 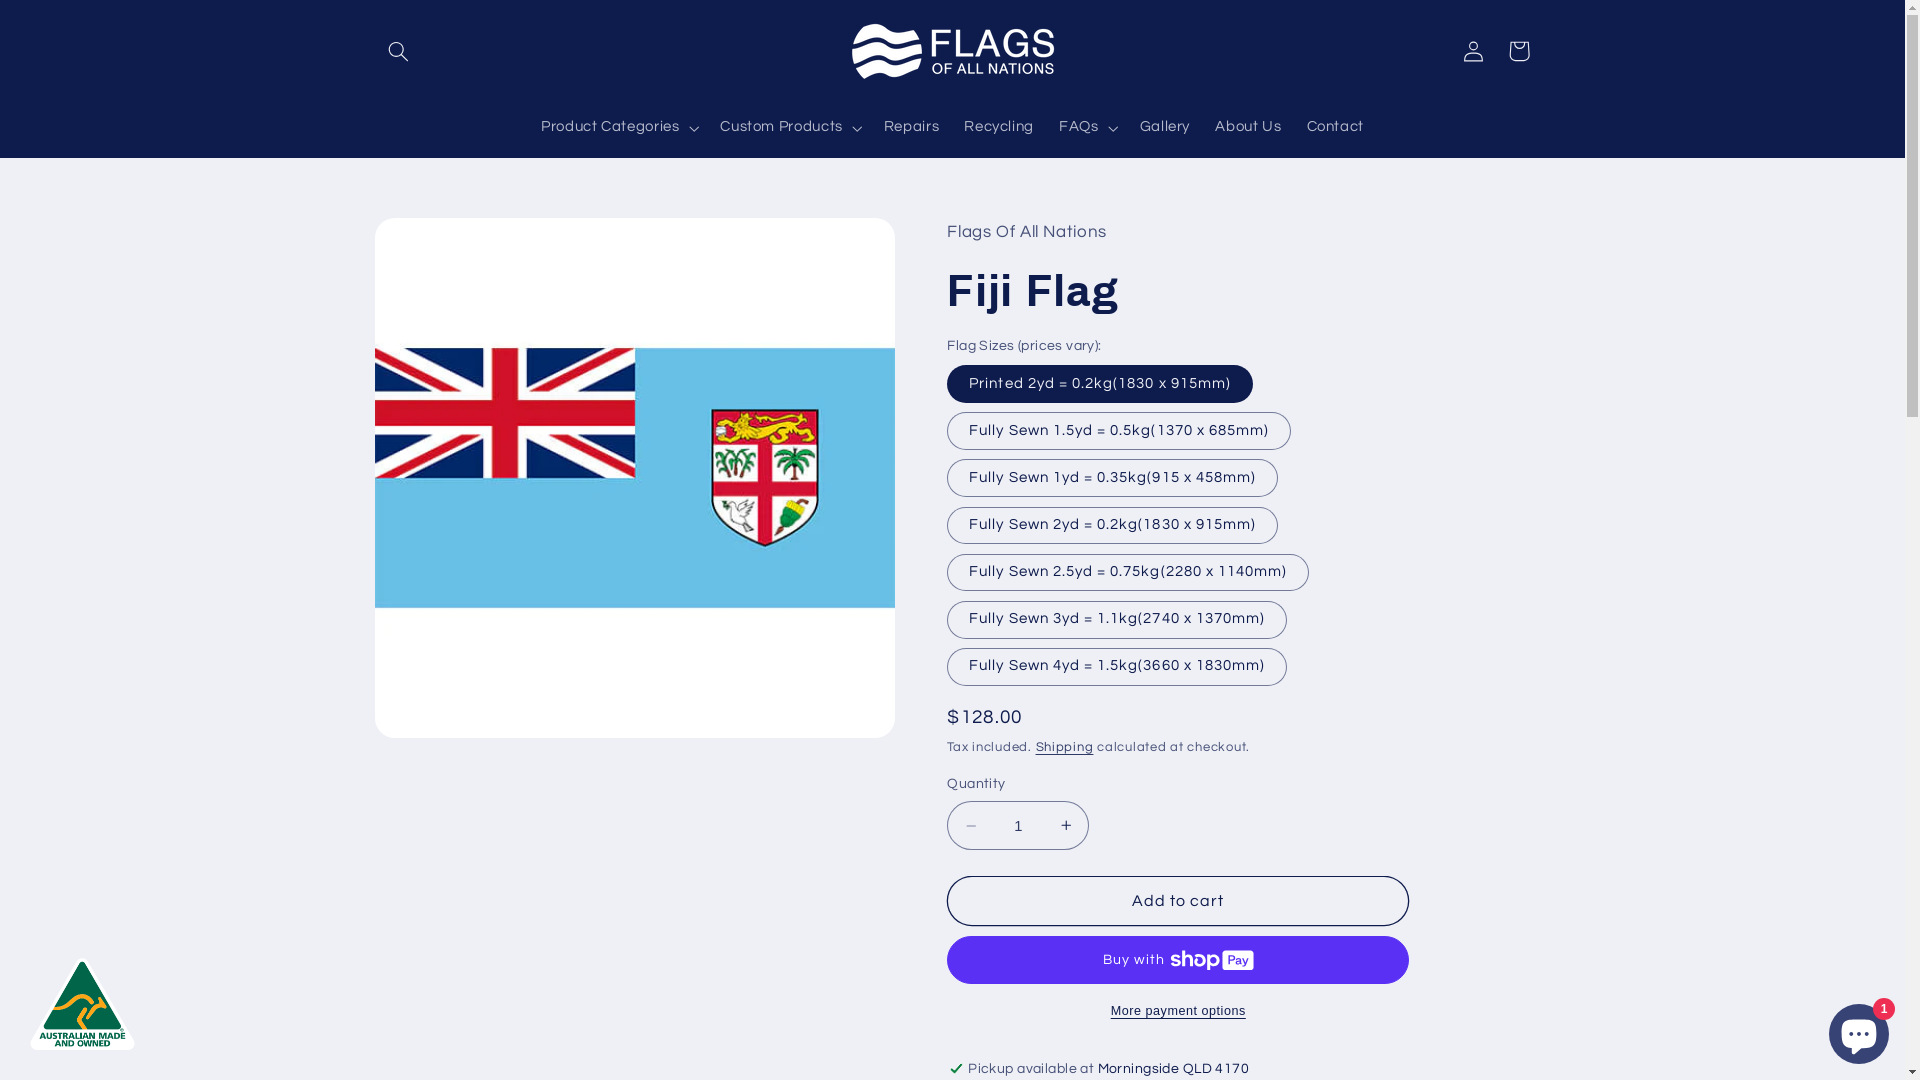 I want to click on 'Cart', so click(x=1518, y=49).